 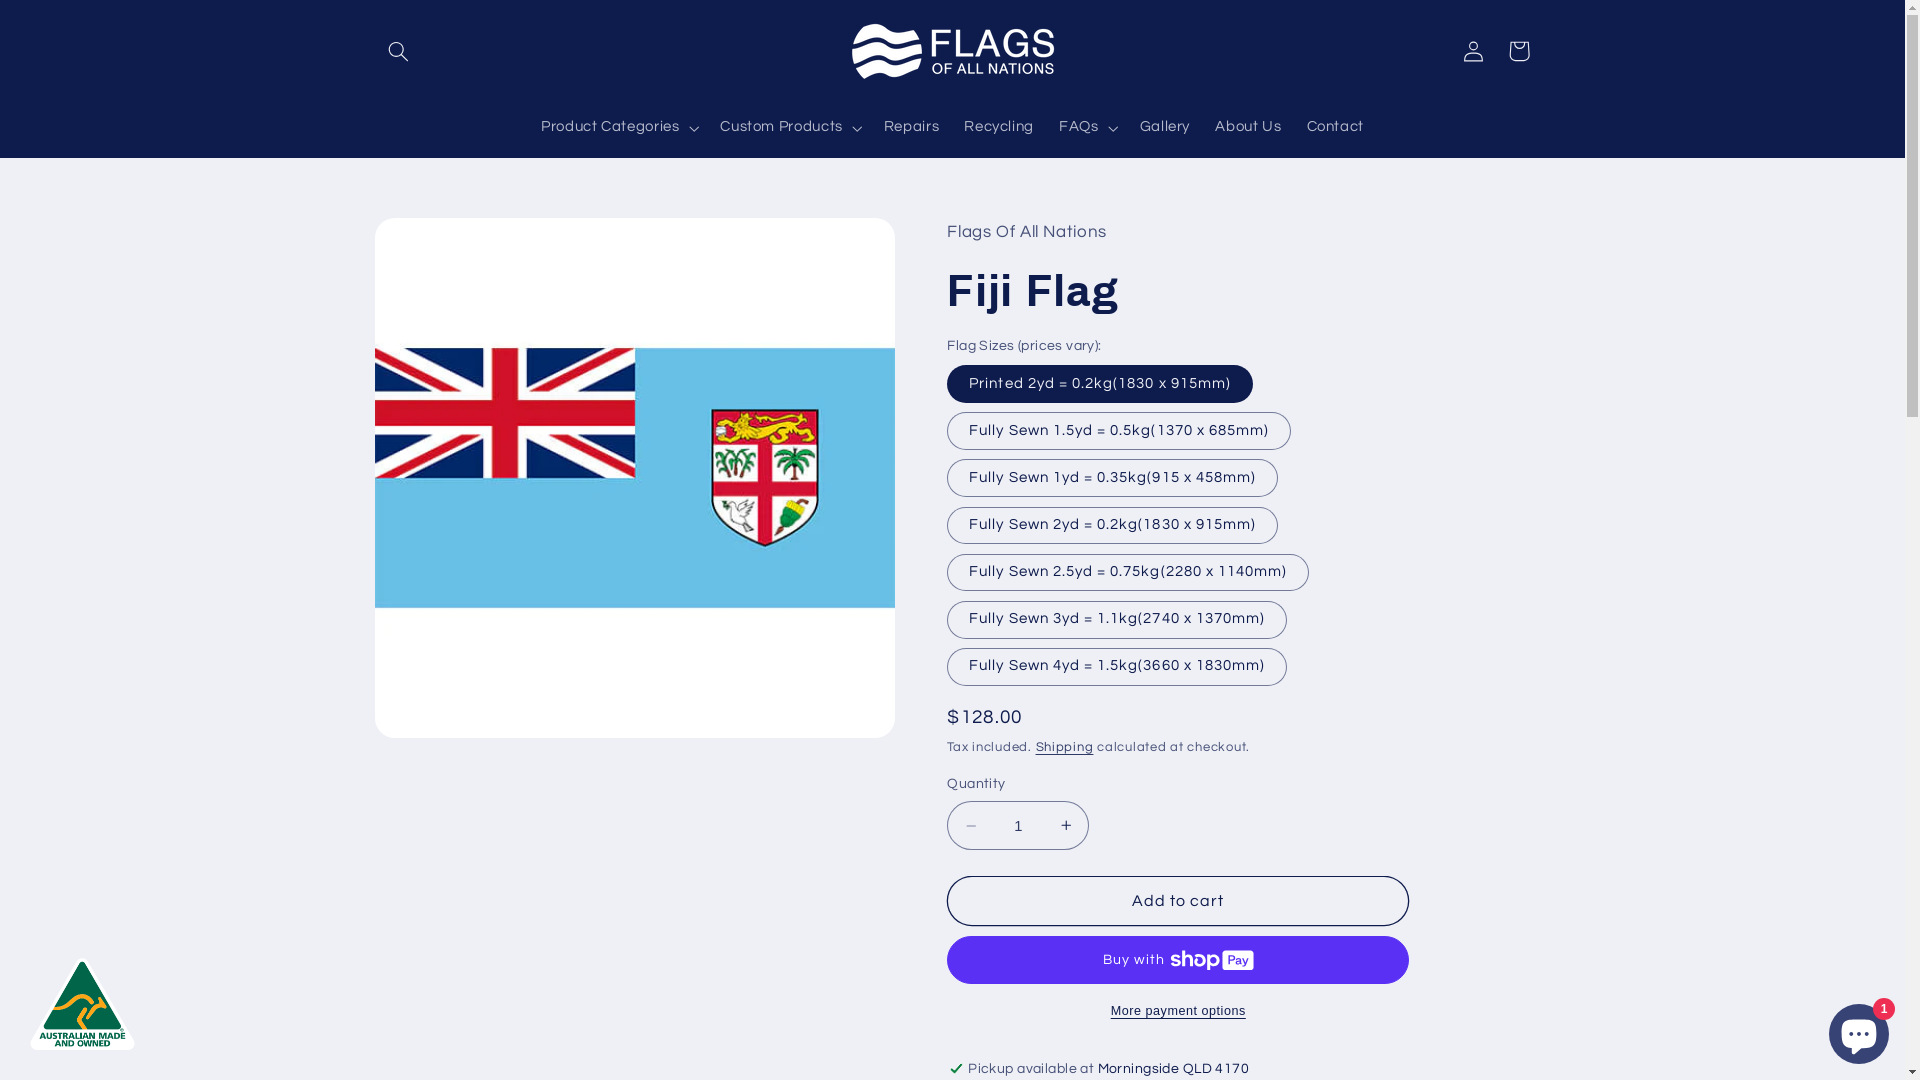 I want to click on 'Cart', so click(x=1518, y=49).